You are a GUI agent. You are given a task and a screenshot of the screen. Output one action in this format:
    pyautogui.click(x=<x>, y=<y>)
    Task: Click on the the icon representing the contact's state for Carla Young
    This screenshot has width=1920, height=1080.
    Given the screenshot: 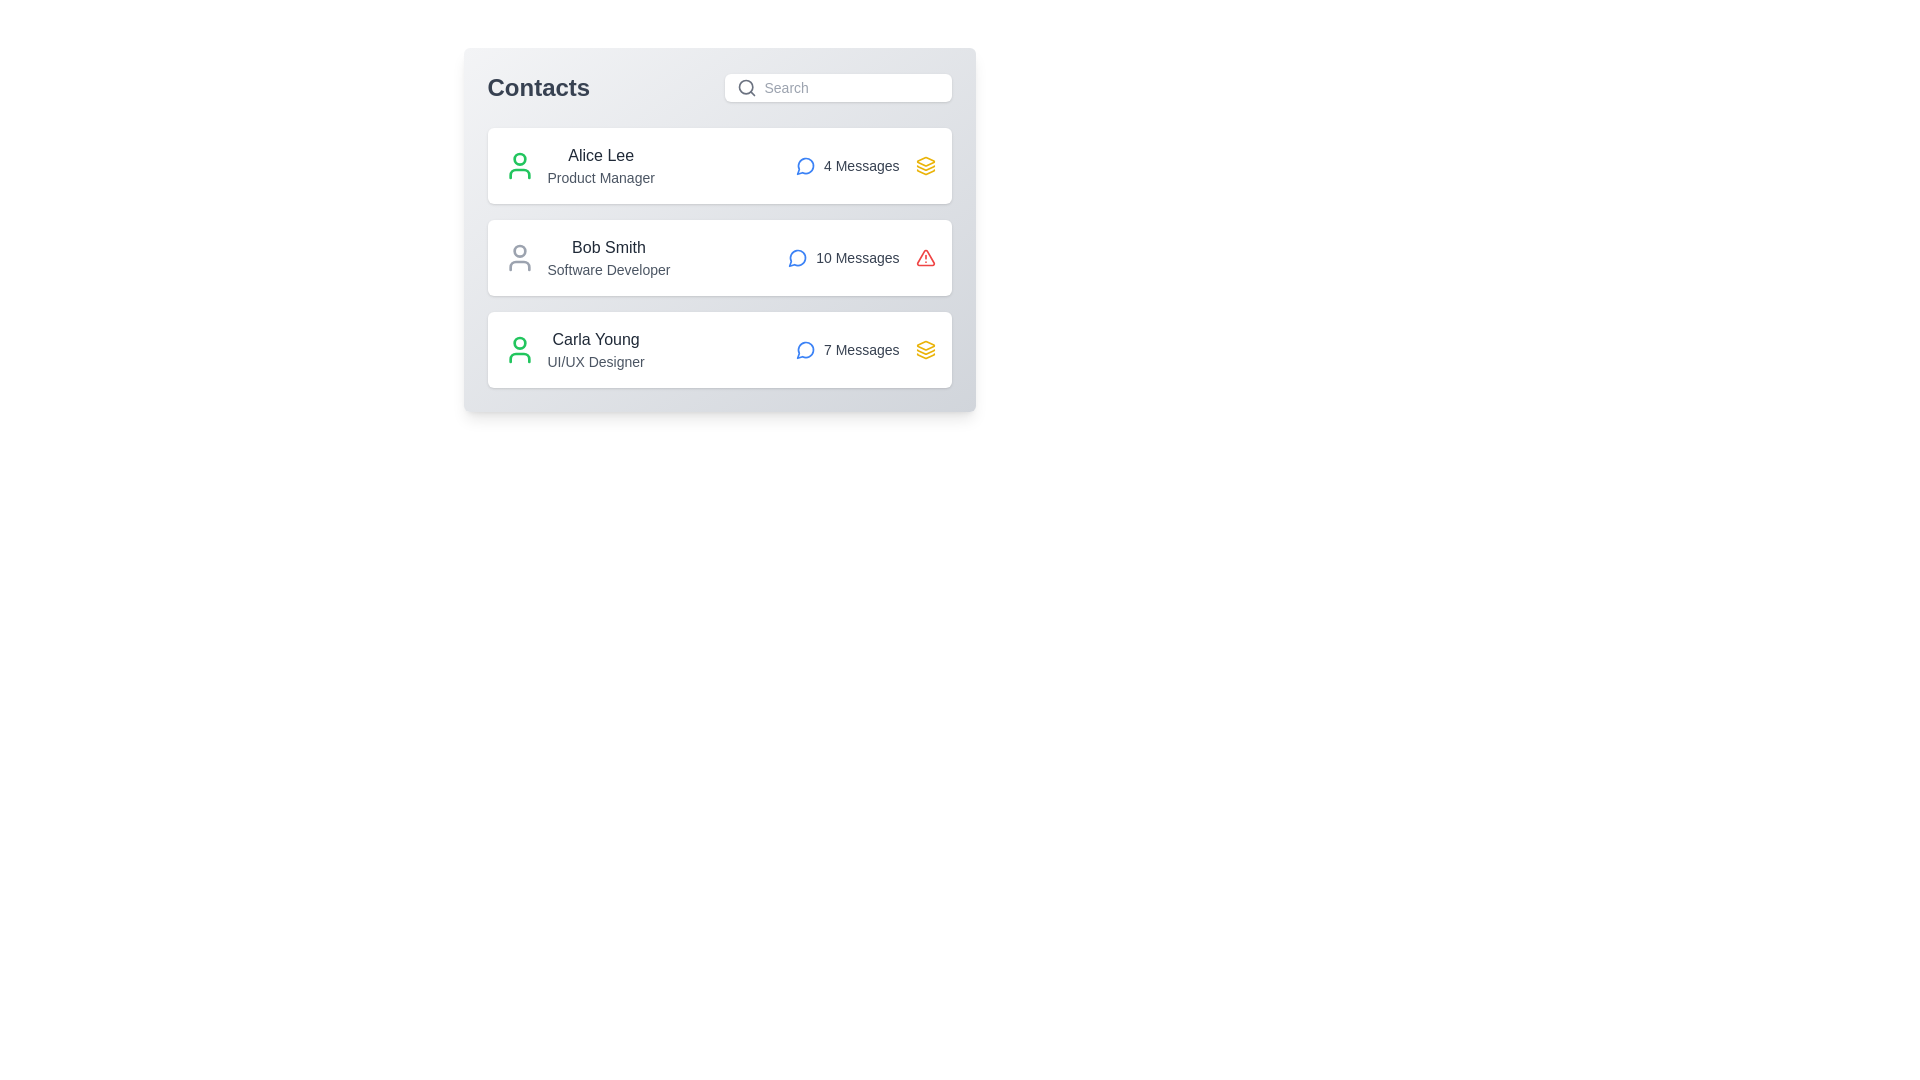 What is the action you would take?
    pyautogui.click(x=924, y=349)
    